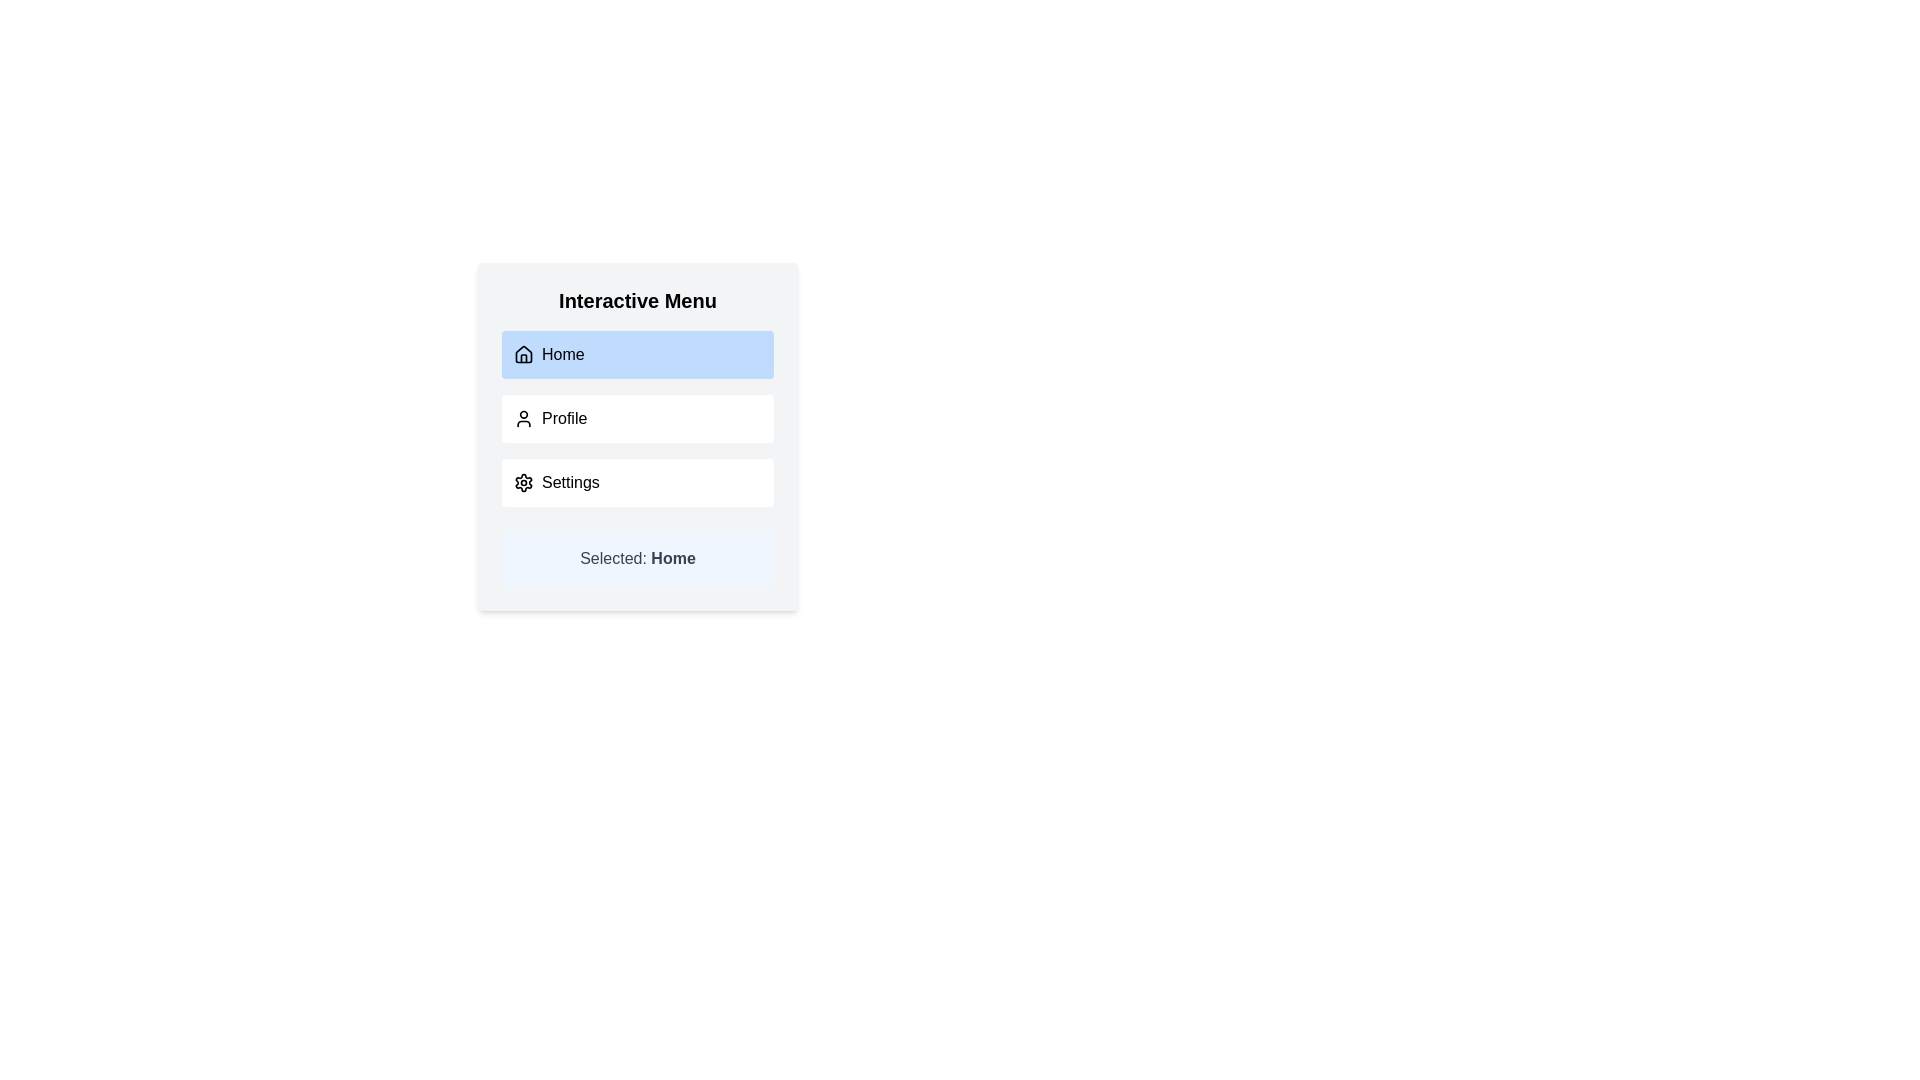 This screenshot has width=1920, height=1080. I want to click on the 'Profile' button, which is a horizontal button with a white background and rounded corners, located below the 'Home' button in the 'Interactive Menu' section, so click(637, 418).